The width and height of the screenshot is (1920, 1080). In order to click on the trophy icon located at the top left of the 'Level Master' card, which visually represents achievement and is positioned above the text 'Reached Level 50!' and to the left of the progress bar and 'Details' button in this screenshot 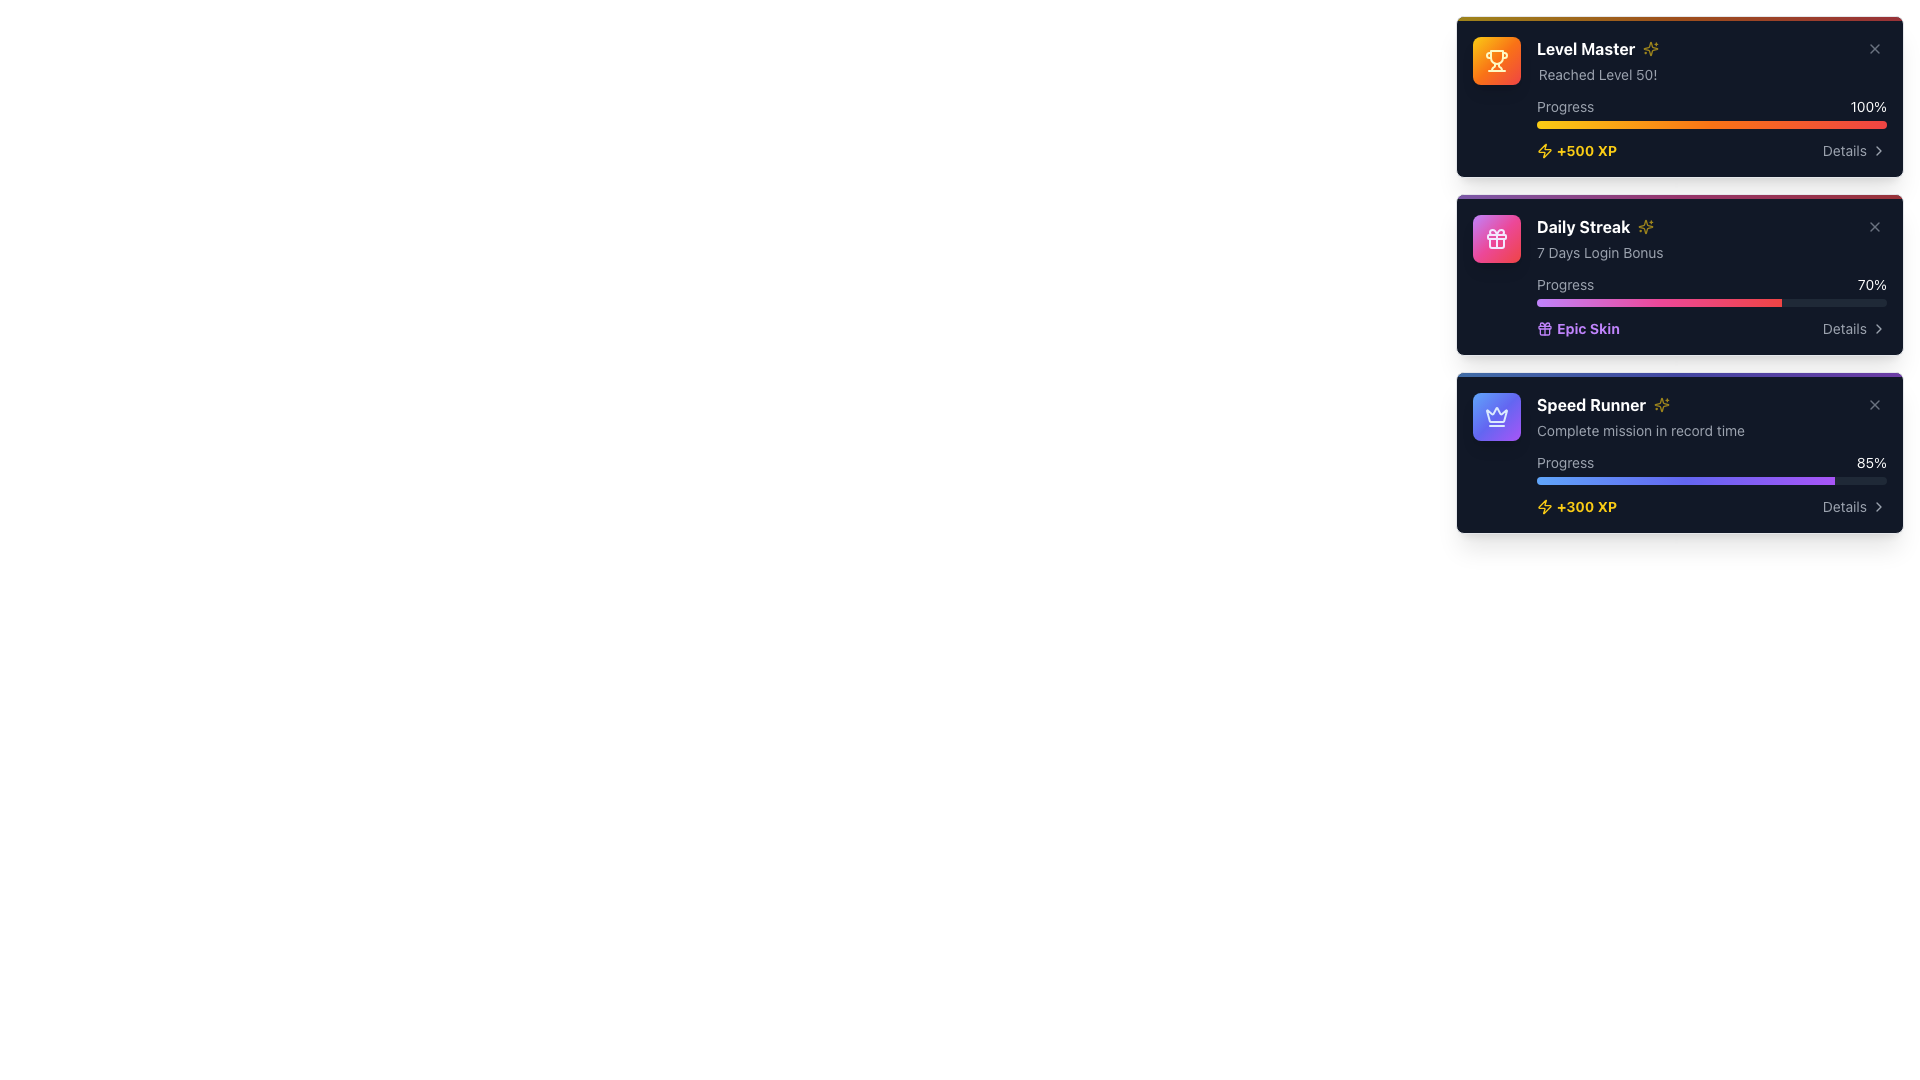, I will do `click(1497, 56)`.